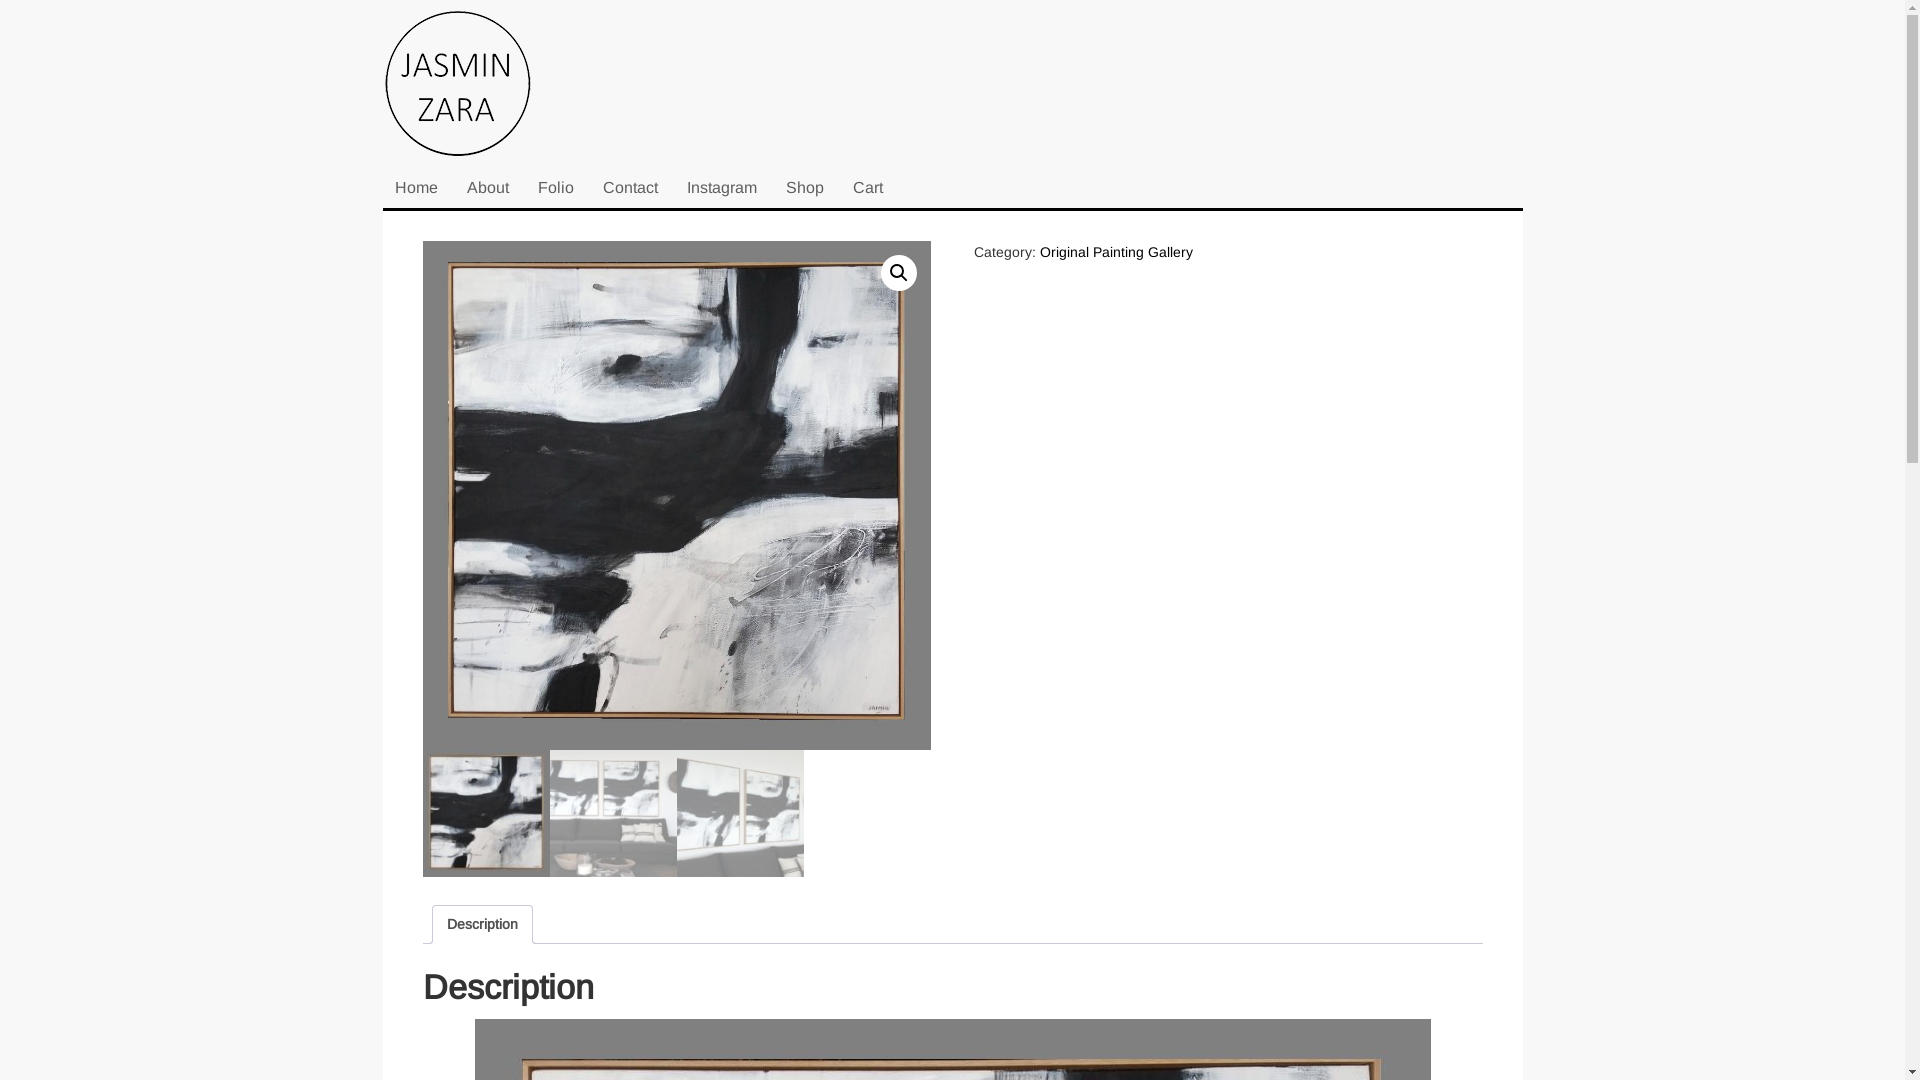 This screenshot has height=1080, width=1920. I want to click on 'Contact', so click(628, 188).